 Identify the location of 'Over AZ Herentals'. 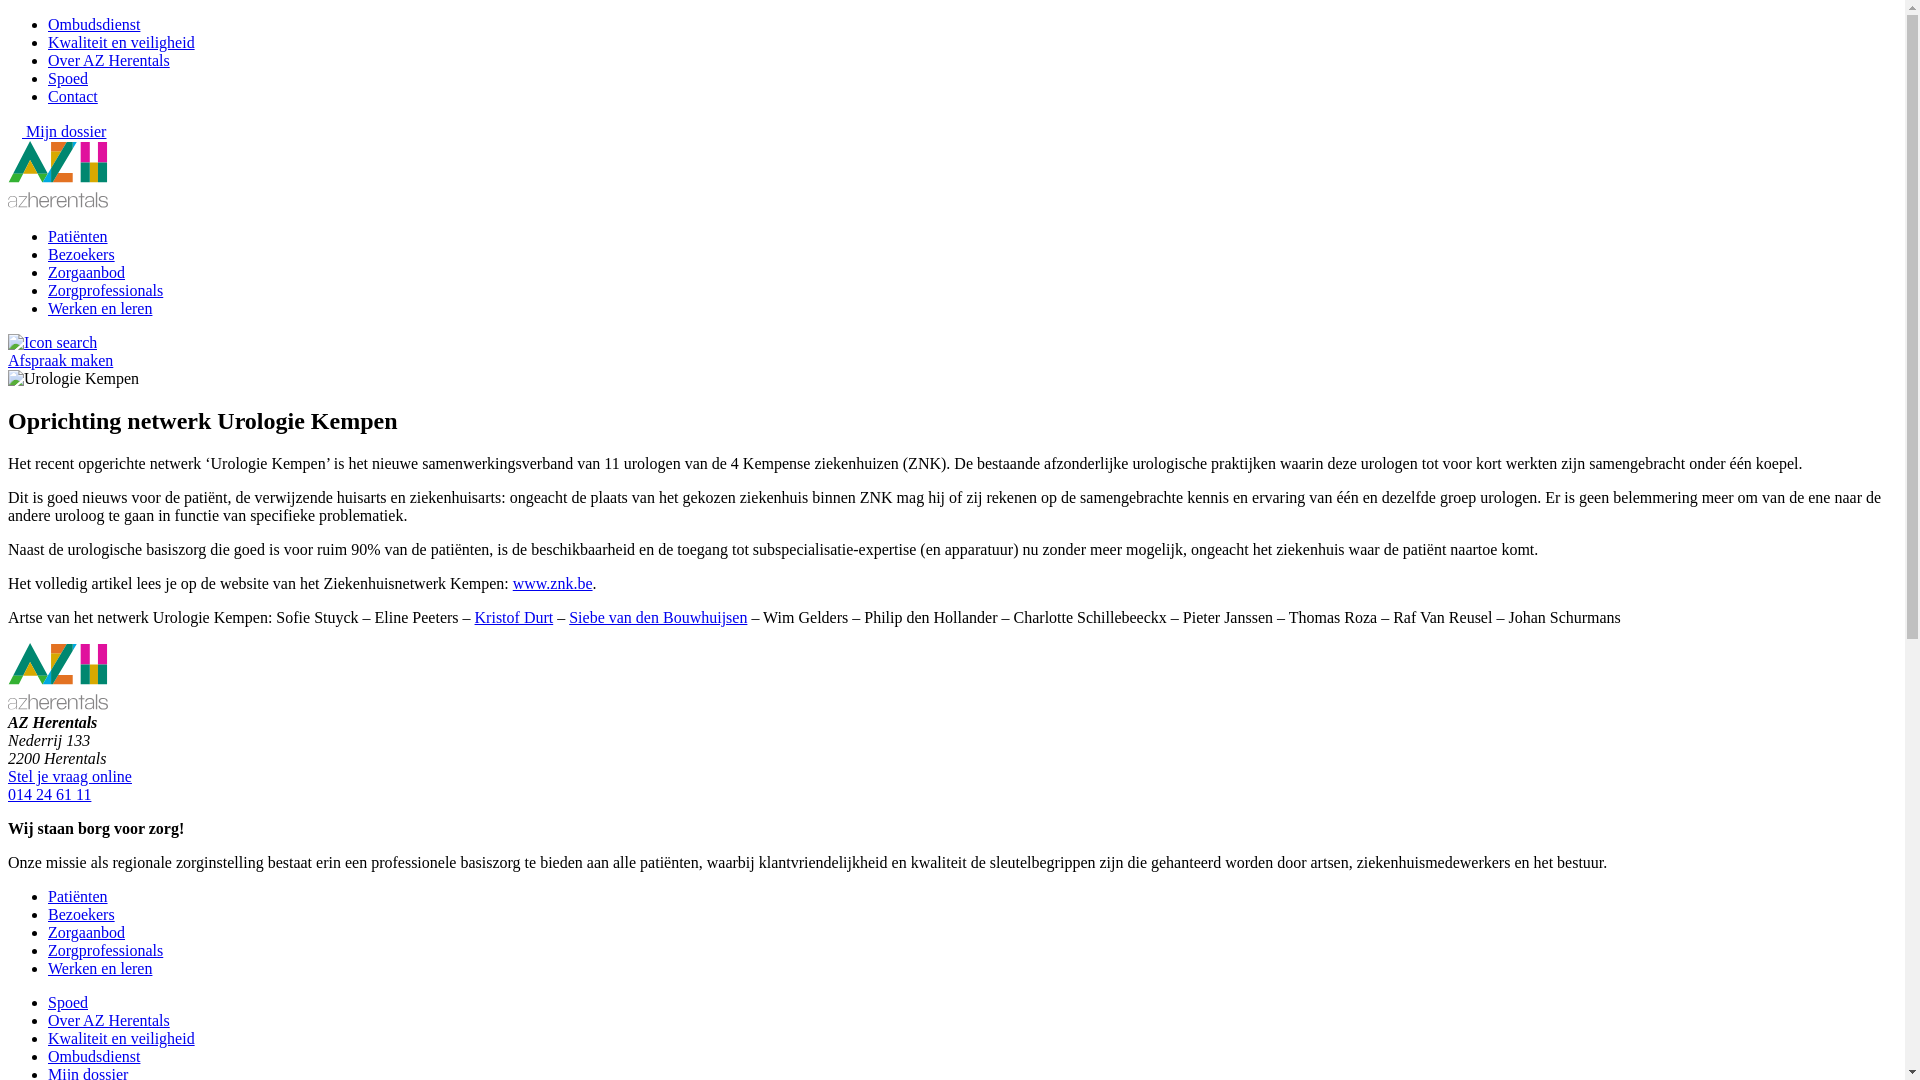
(108, 59).